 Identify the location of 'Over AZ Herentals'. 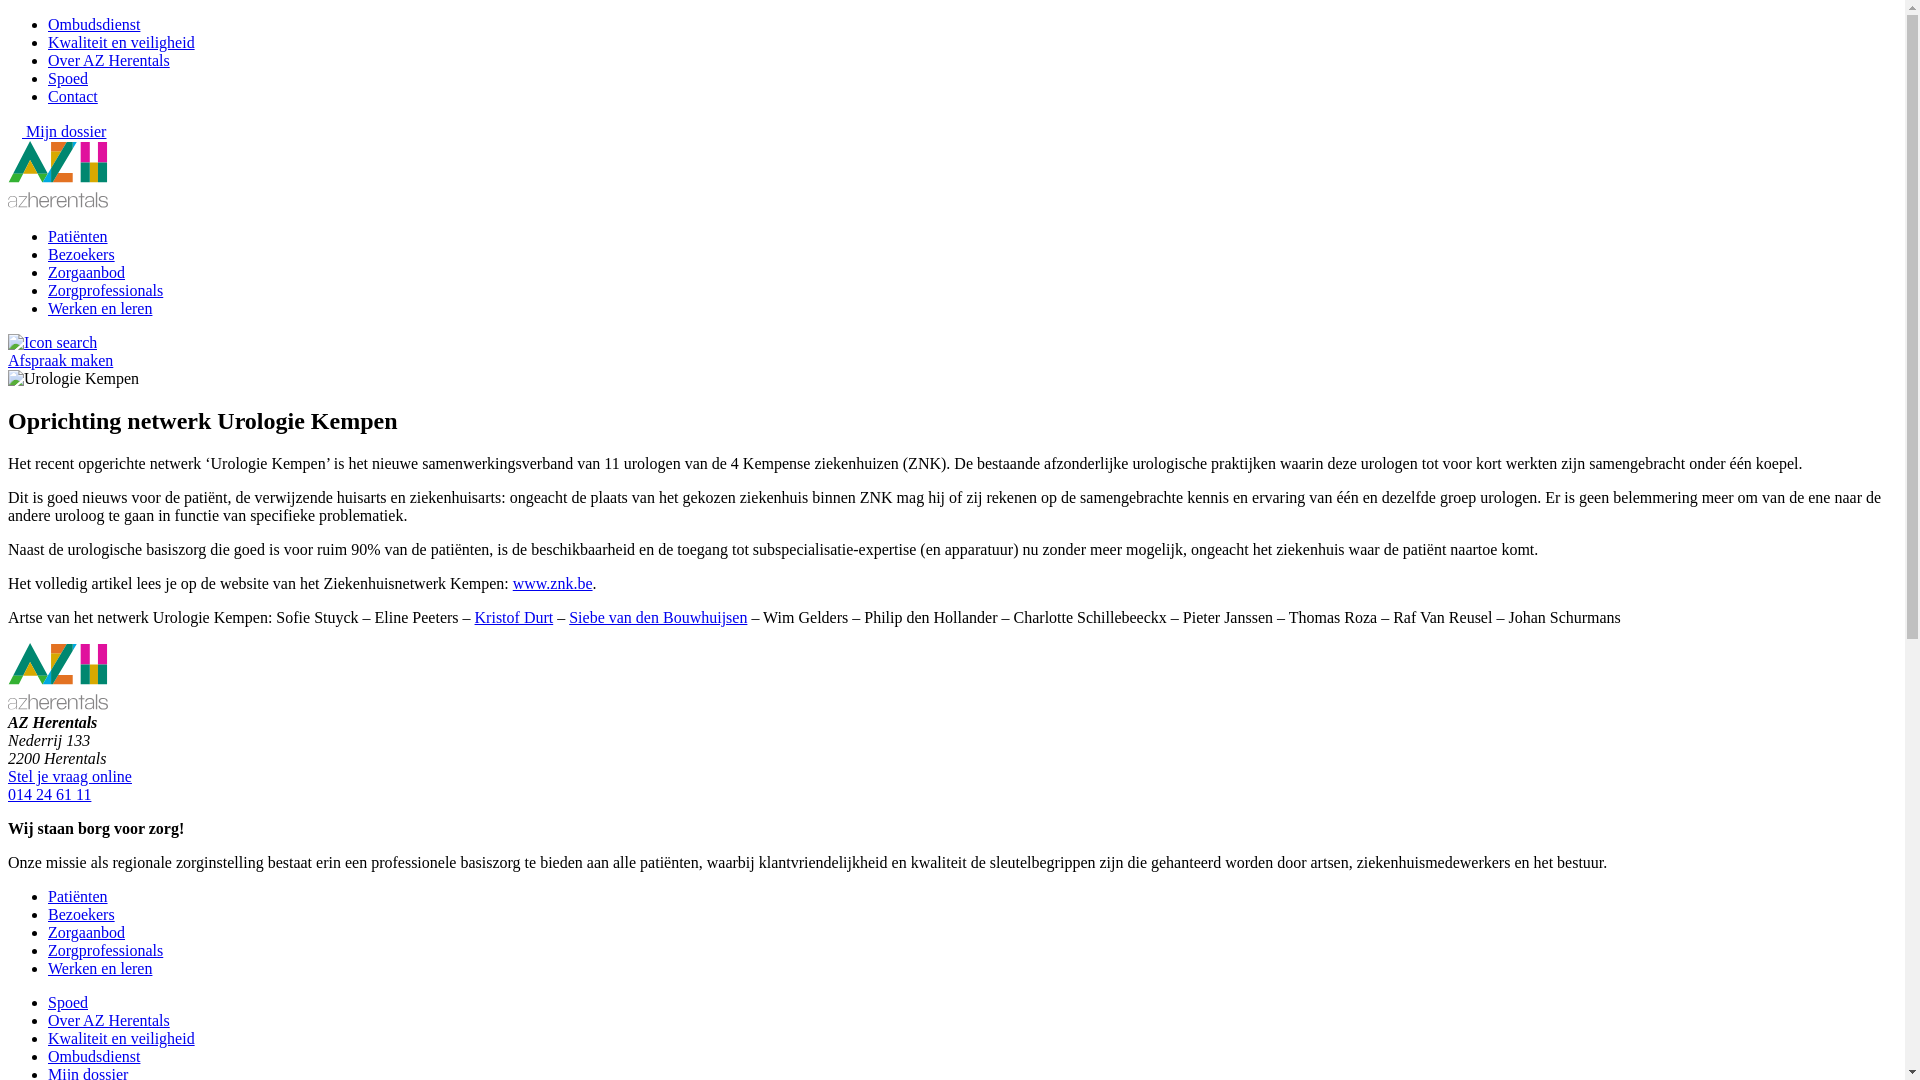
(108, 59).